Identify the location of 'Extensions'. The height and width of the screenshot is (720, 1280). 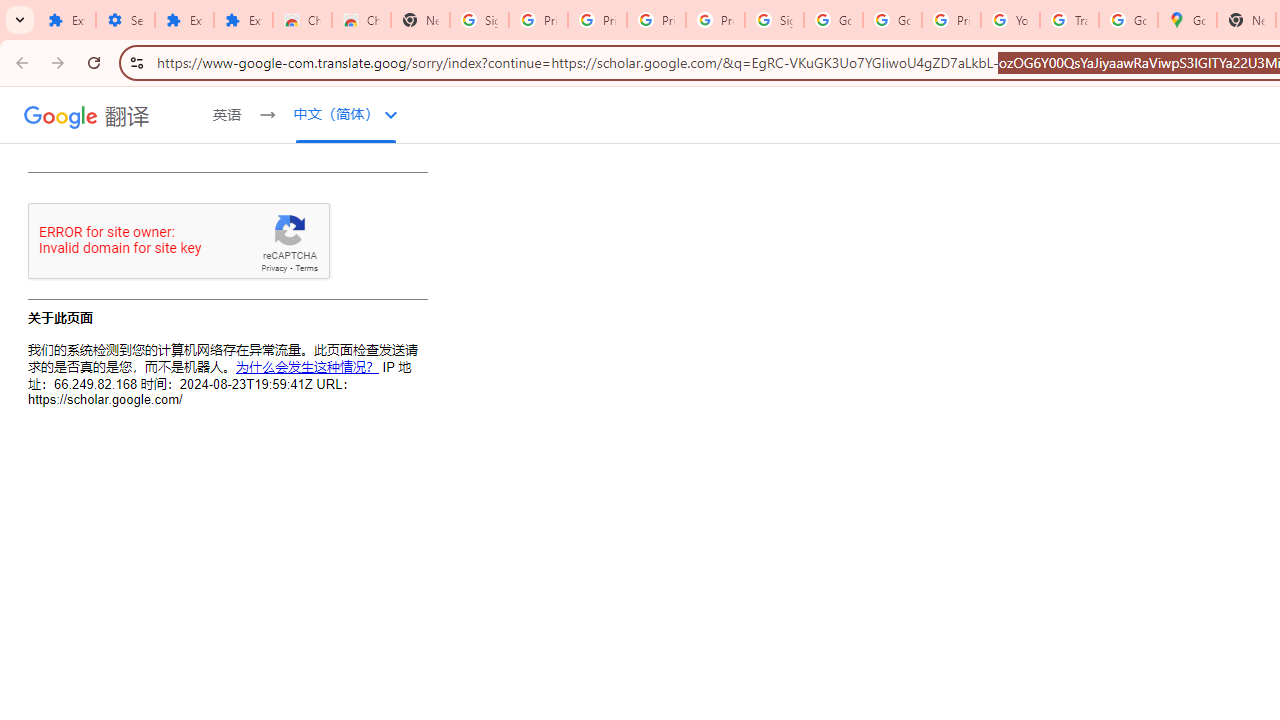
(184, 20).